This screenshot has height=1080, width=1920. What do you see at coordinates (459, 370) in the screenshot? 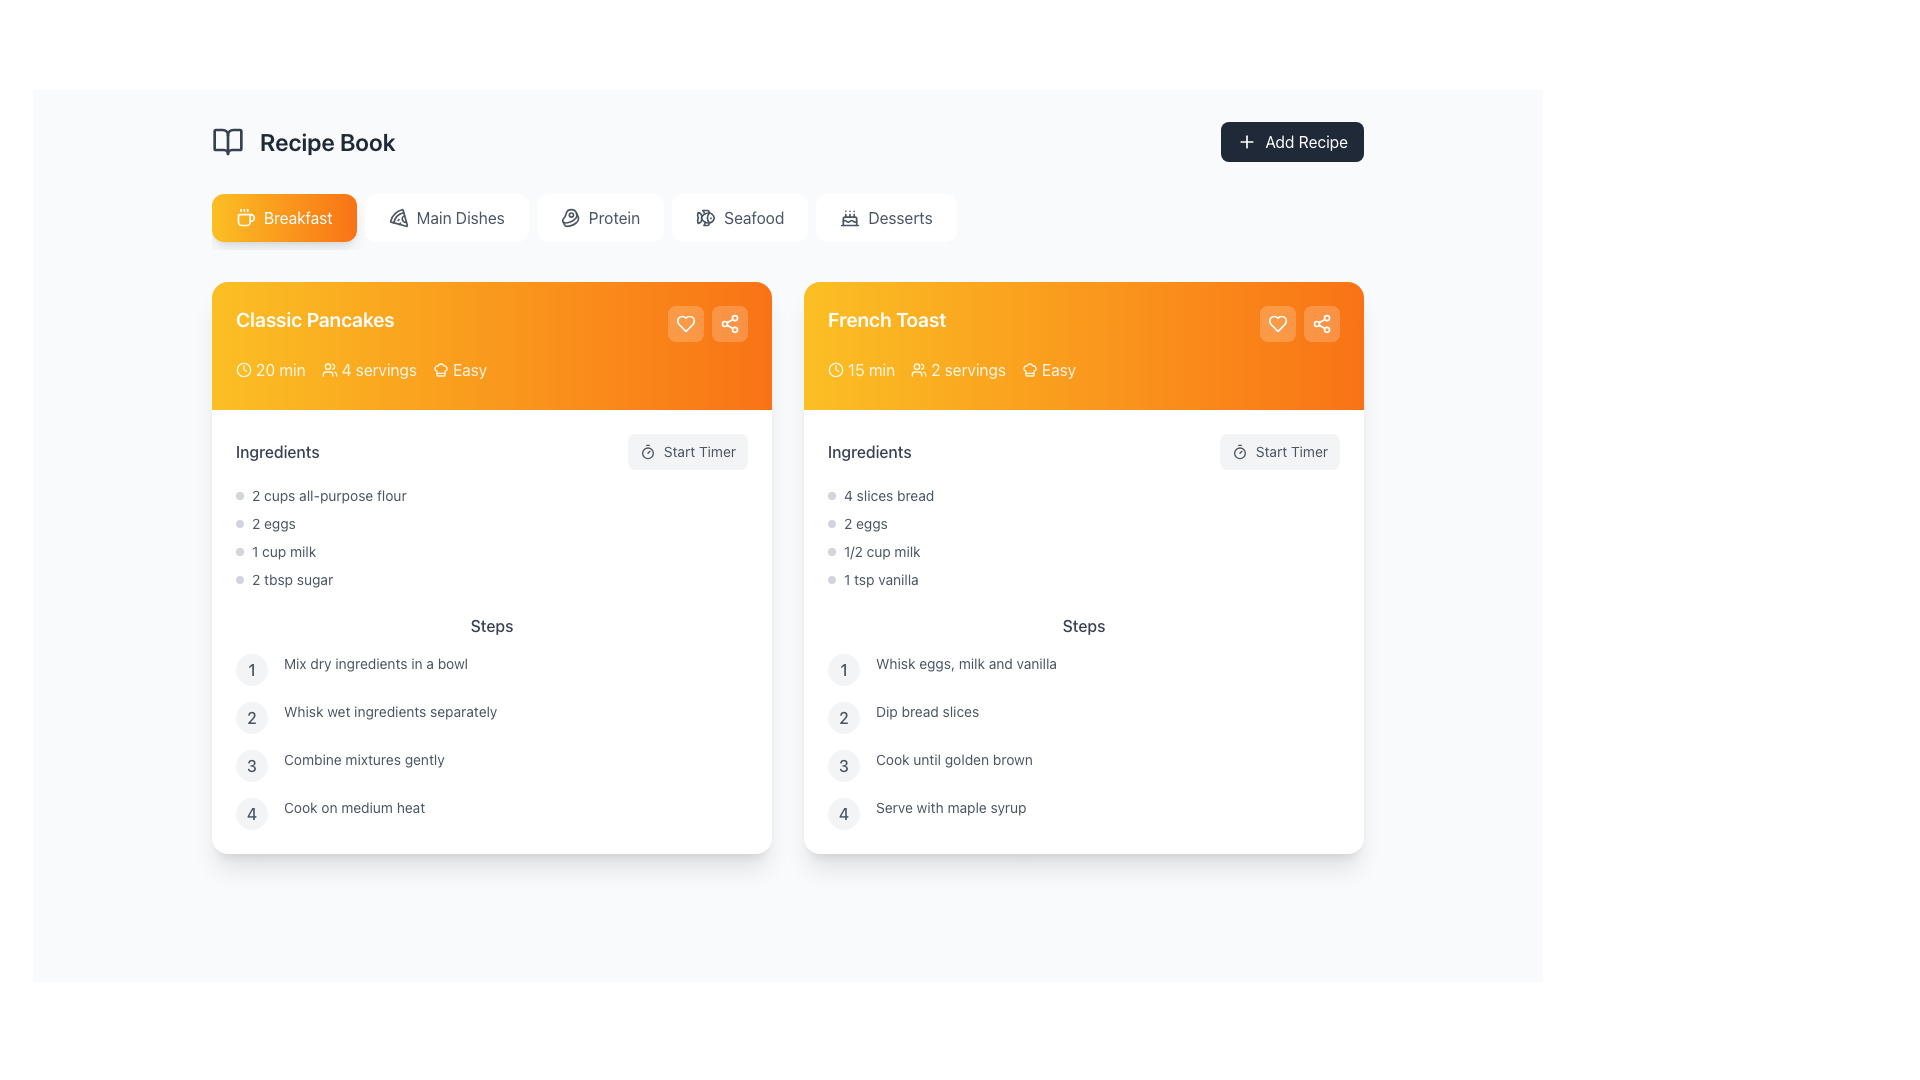
I see `the 'Easy' label with a hat icon located in the top-right corner of the 'Classic Pancakes' card` at bounding box center [459, 370].